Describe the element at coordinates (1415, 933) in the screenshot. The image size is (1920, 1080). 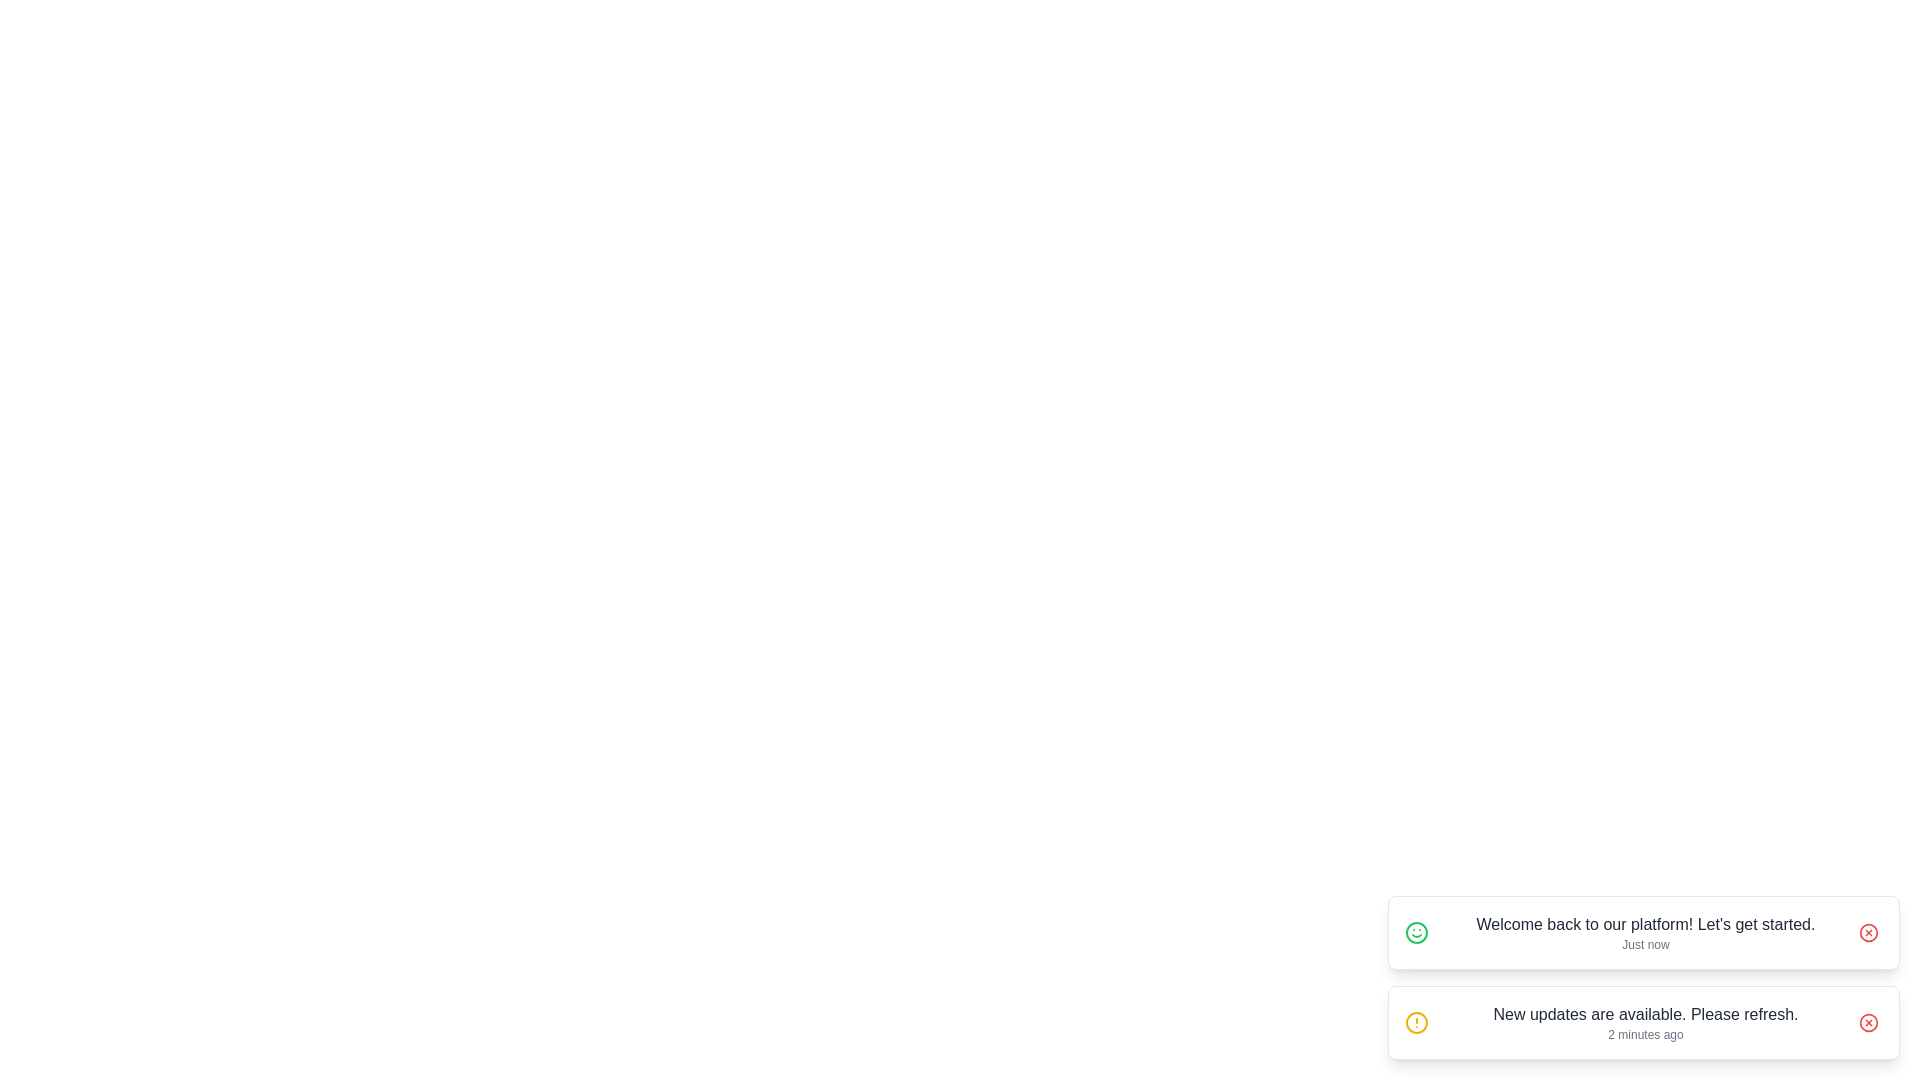
I see `the icon associated with Welcome back to our platform! Let's get started. to interact with it` at that location.